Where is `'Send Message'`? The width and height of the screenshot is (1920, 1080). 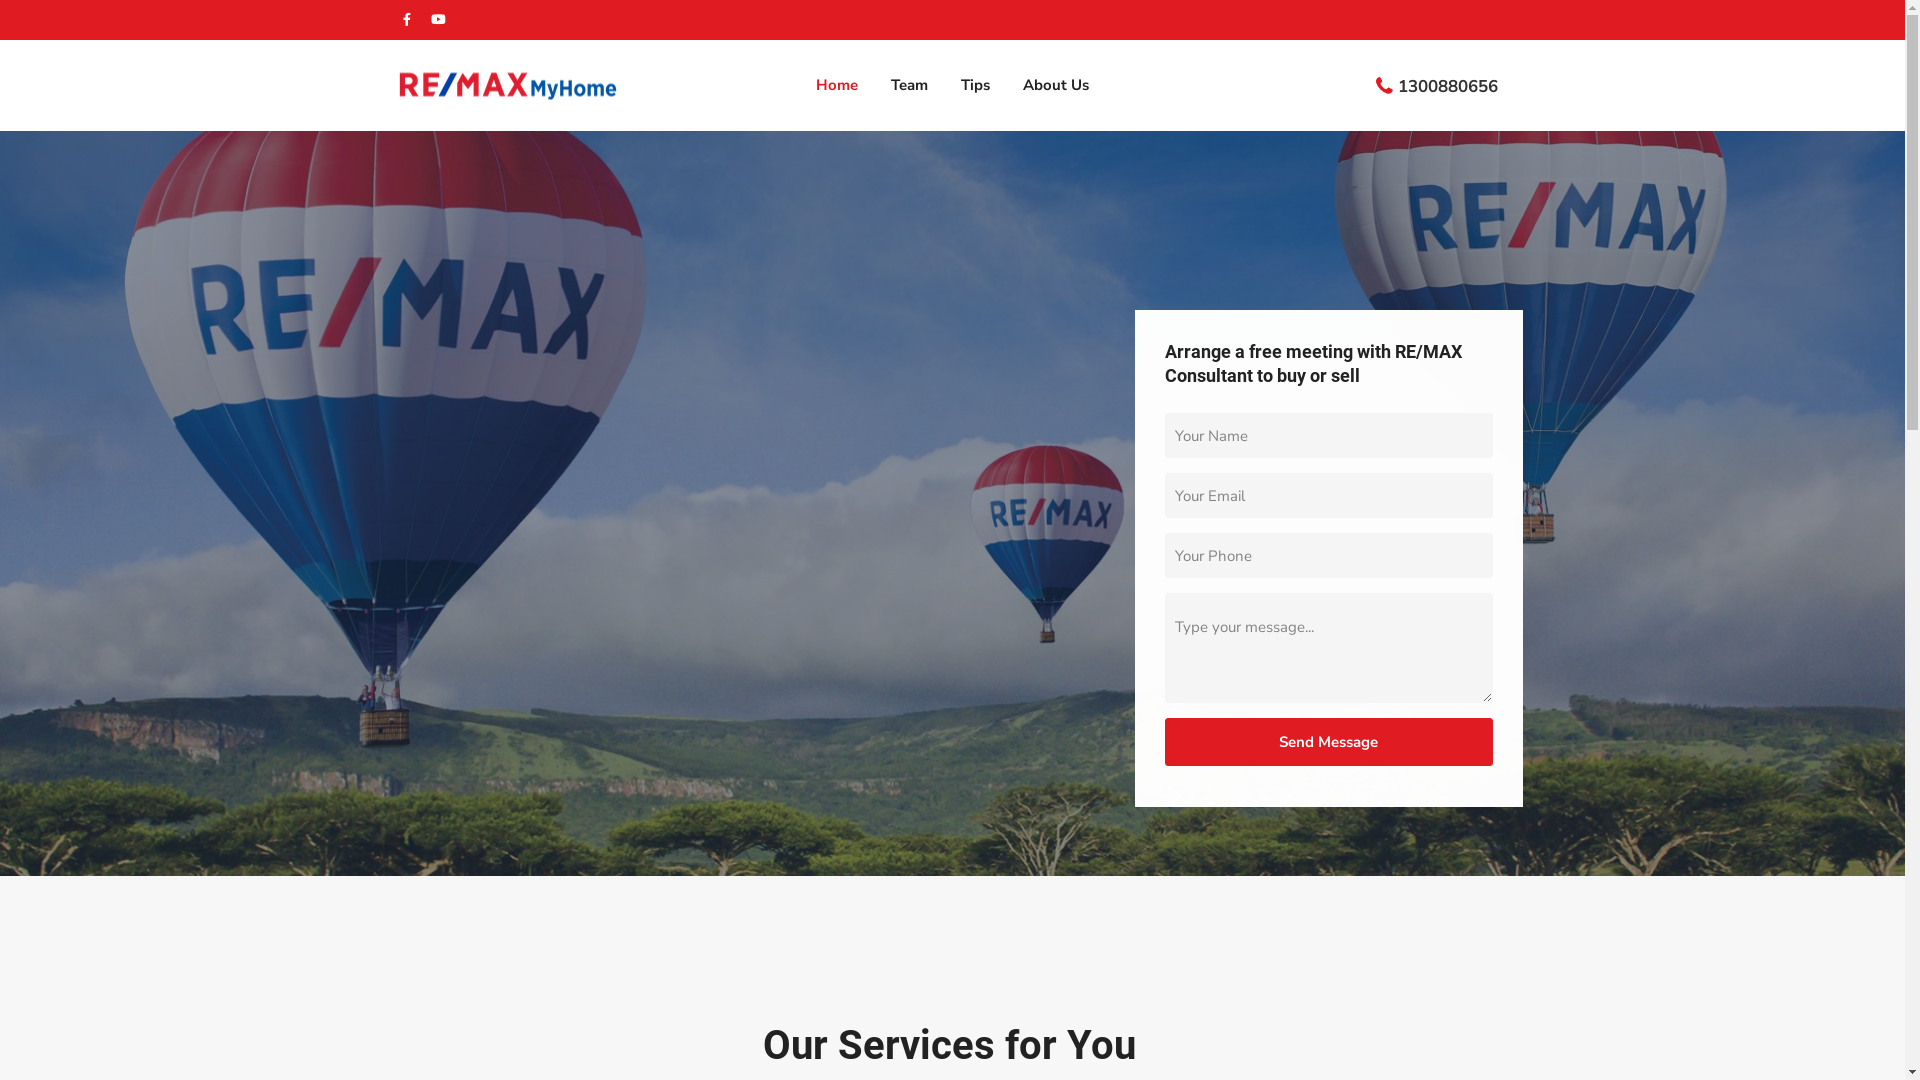
'Send Message' is located at coordinates (1329, 741).